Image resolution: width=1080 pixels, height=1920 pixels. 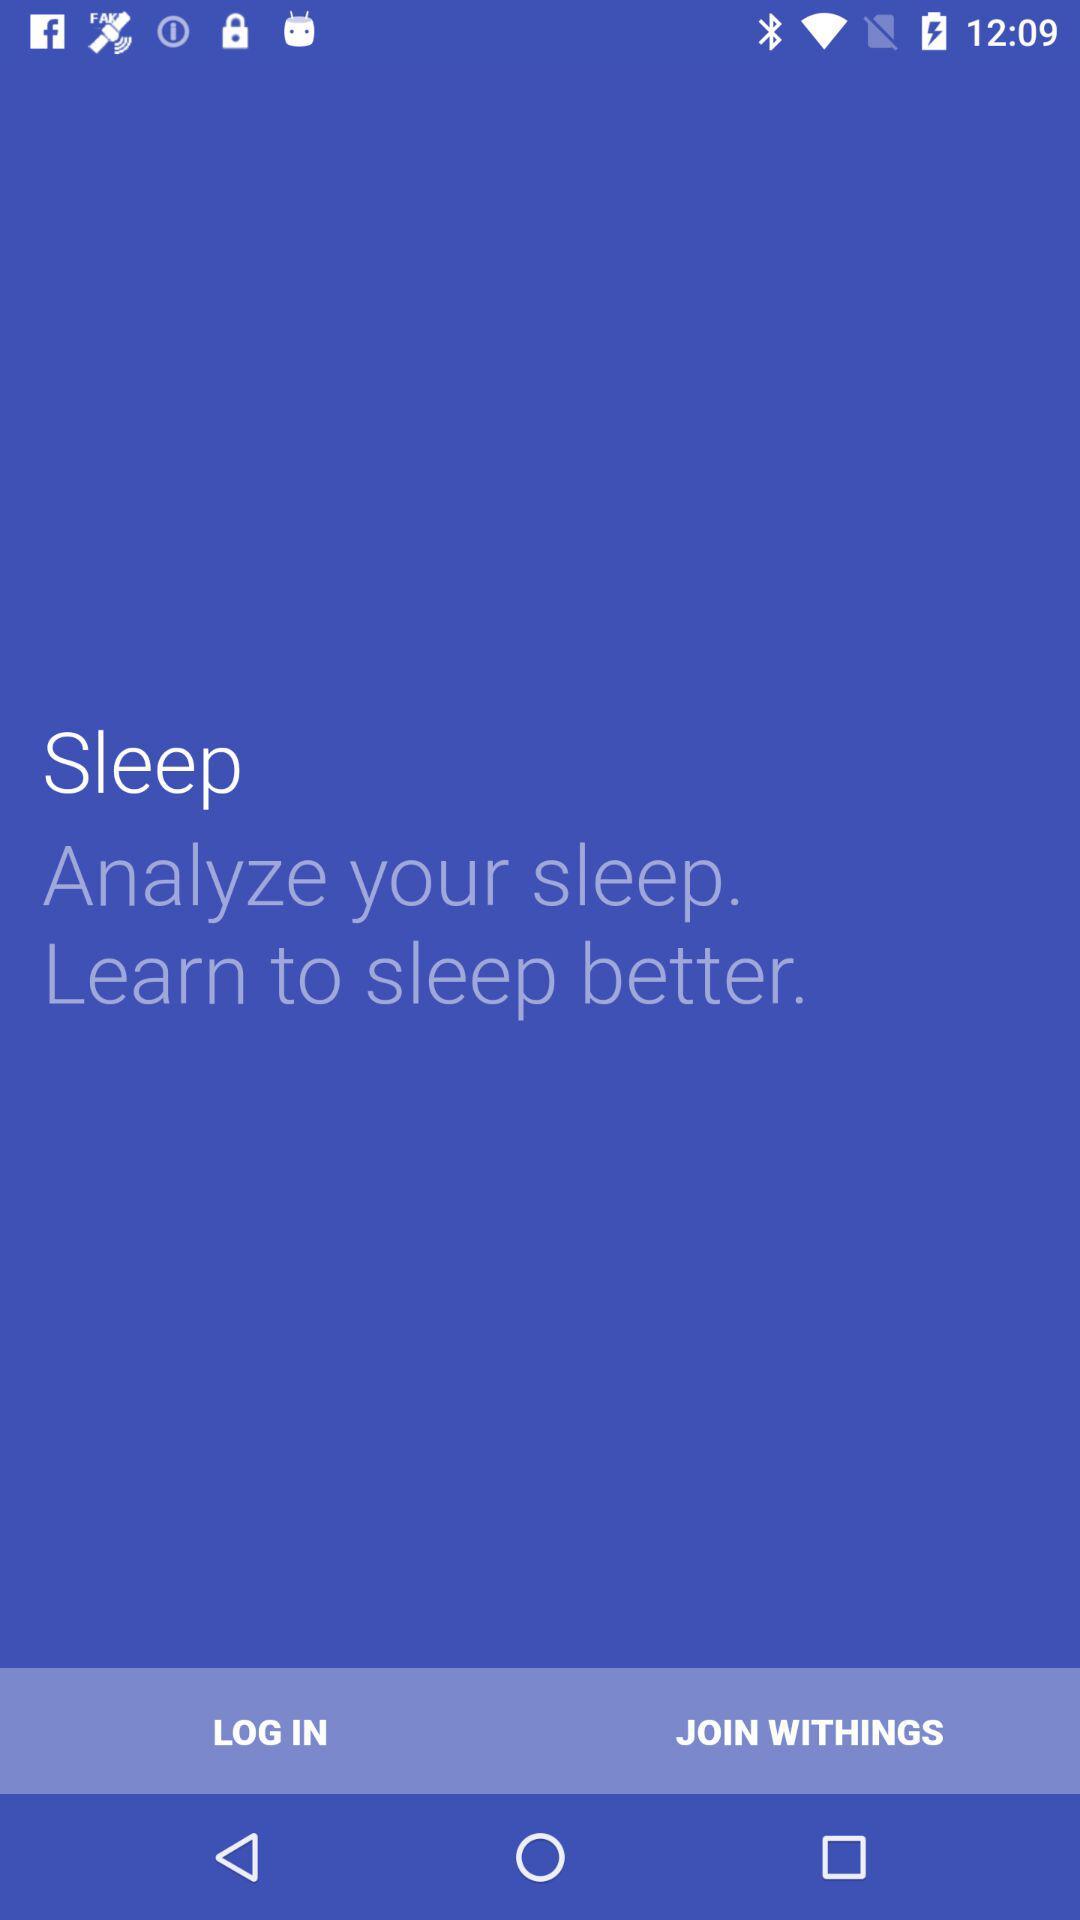 What do you see at coordinates (810, 1730) in the screenshot?
I see `join withings` at bounding box center [810, 1730].